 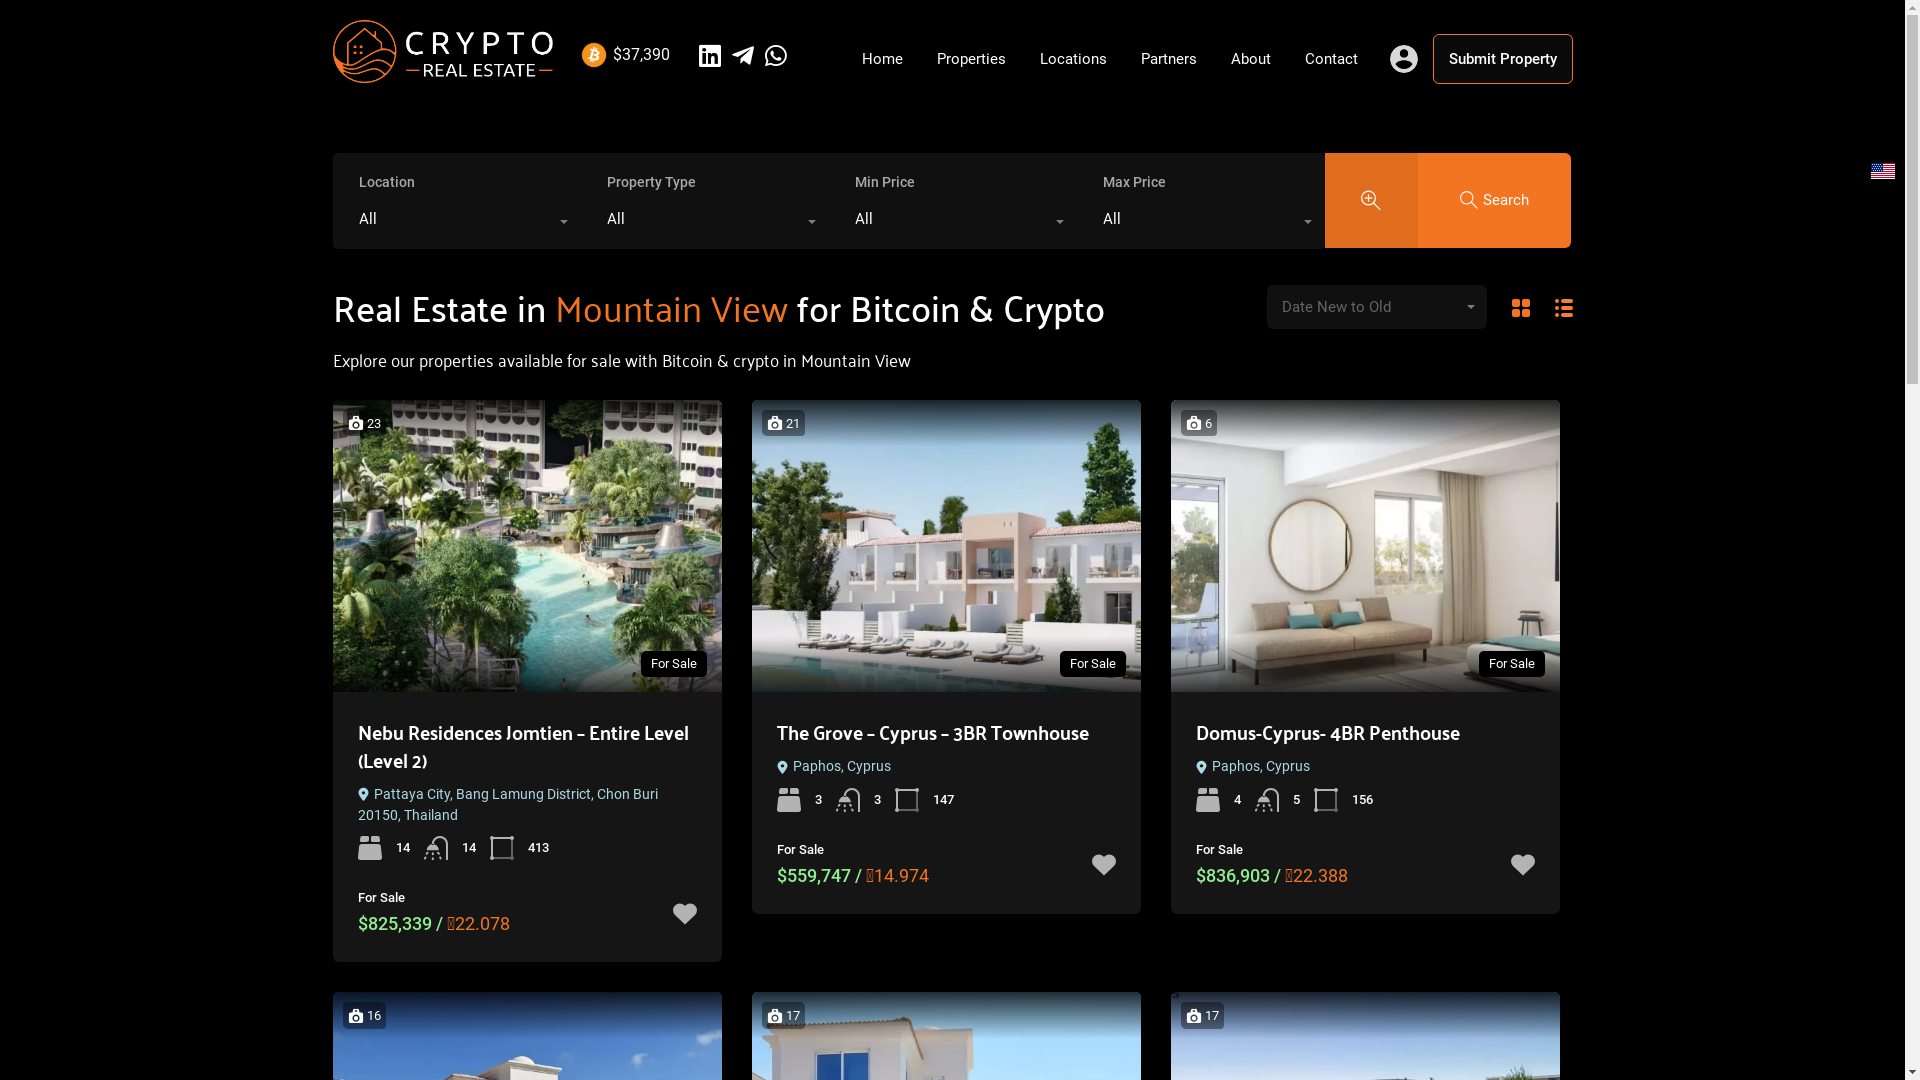 I want to click on 'Contact', so click(x=1331, y=57).